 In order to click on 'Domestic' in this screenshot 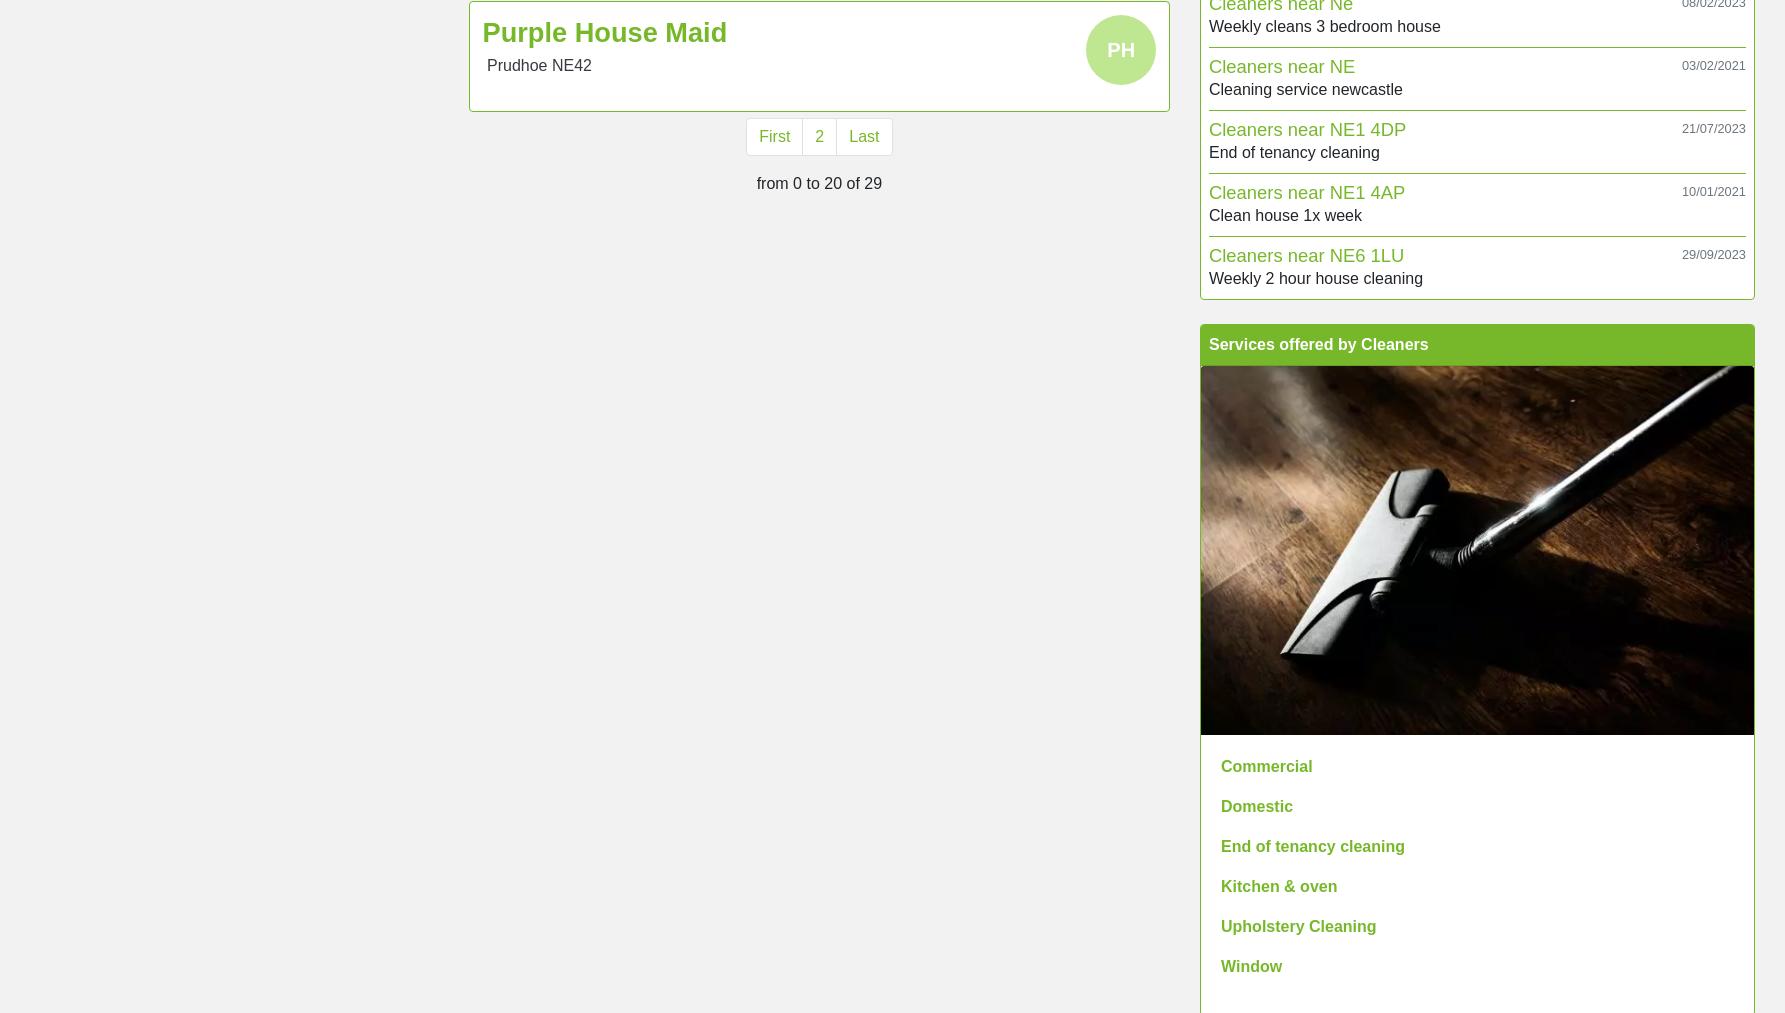, I will do `click(1219, 805)`.